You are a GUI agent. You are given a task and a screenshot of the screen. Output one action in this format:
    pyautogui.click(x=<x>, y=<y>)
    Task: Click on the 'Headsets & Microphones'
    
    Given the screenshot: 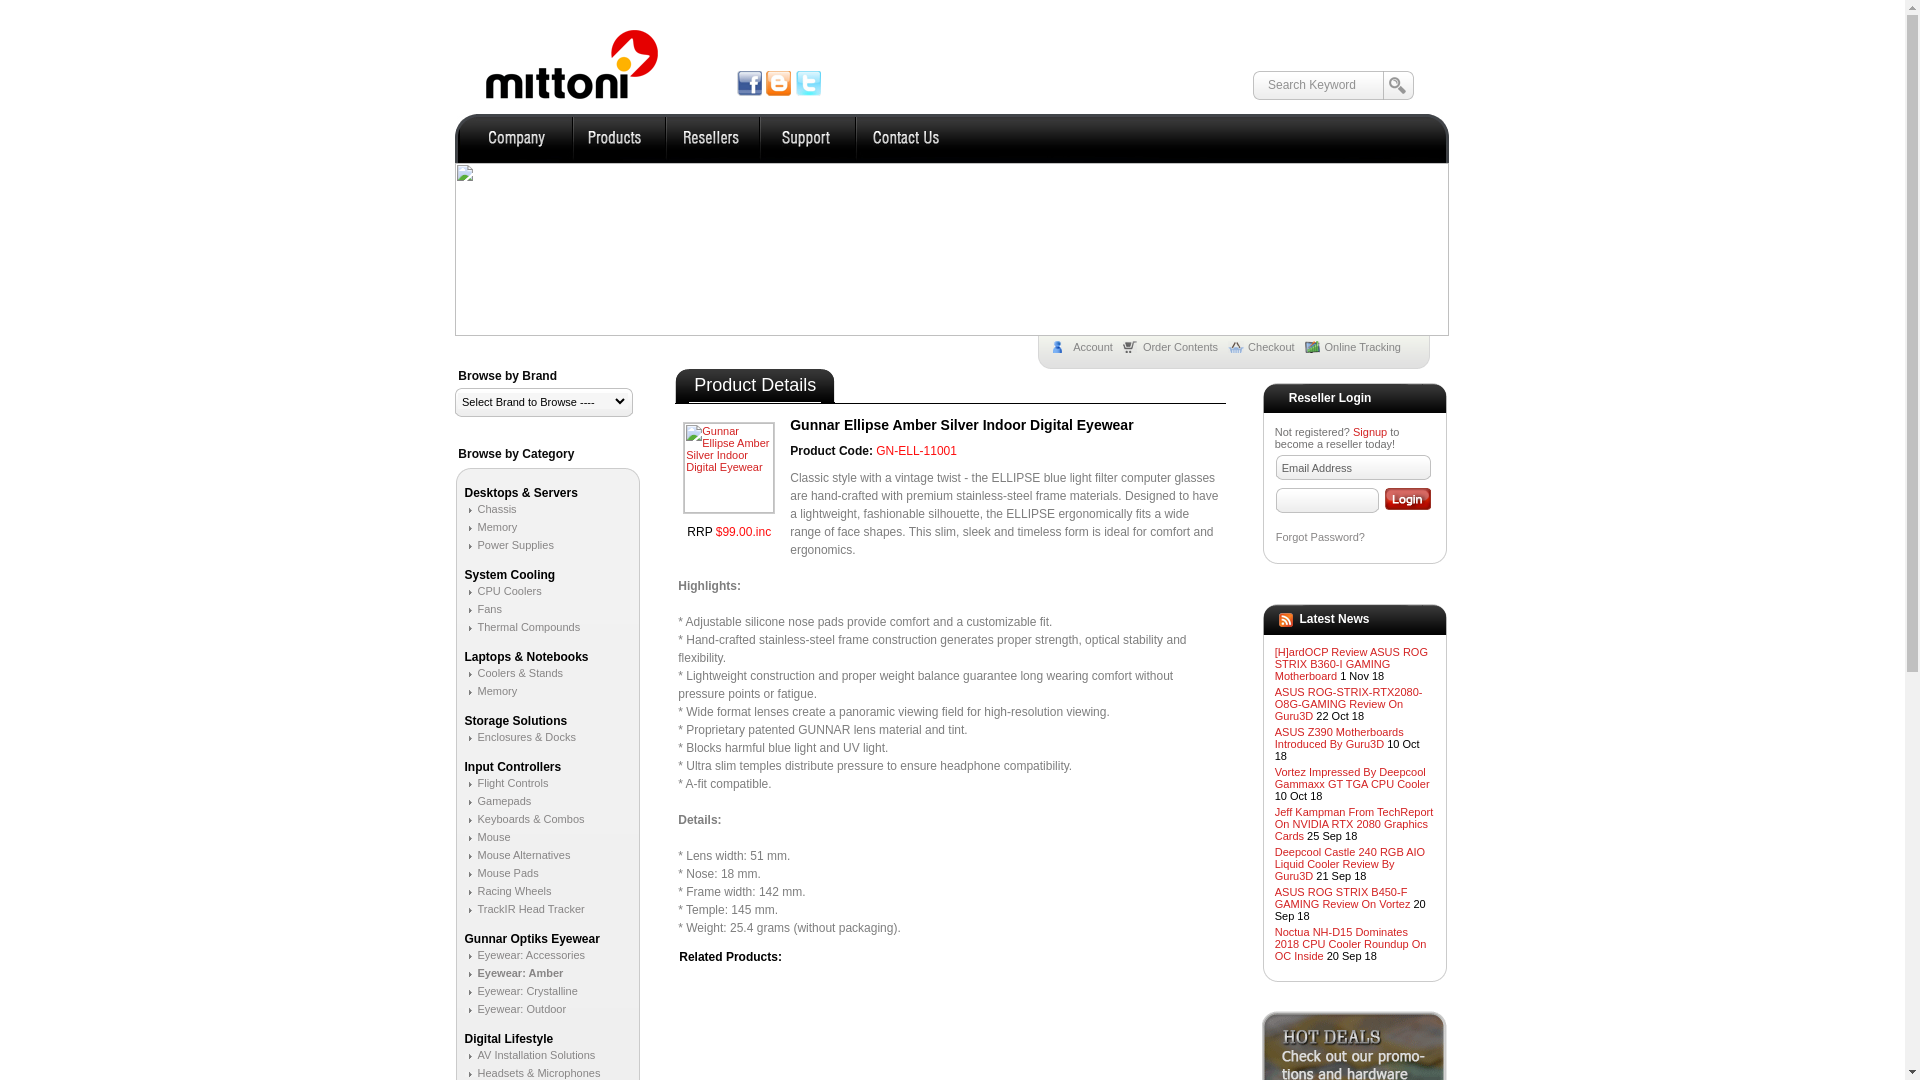 What is the action you would take?
    pyautogui.click(x=532, y=1071)
    